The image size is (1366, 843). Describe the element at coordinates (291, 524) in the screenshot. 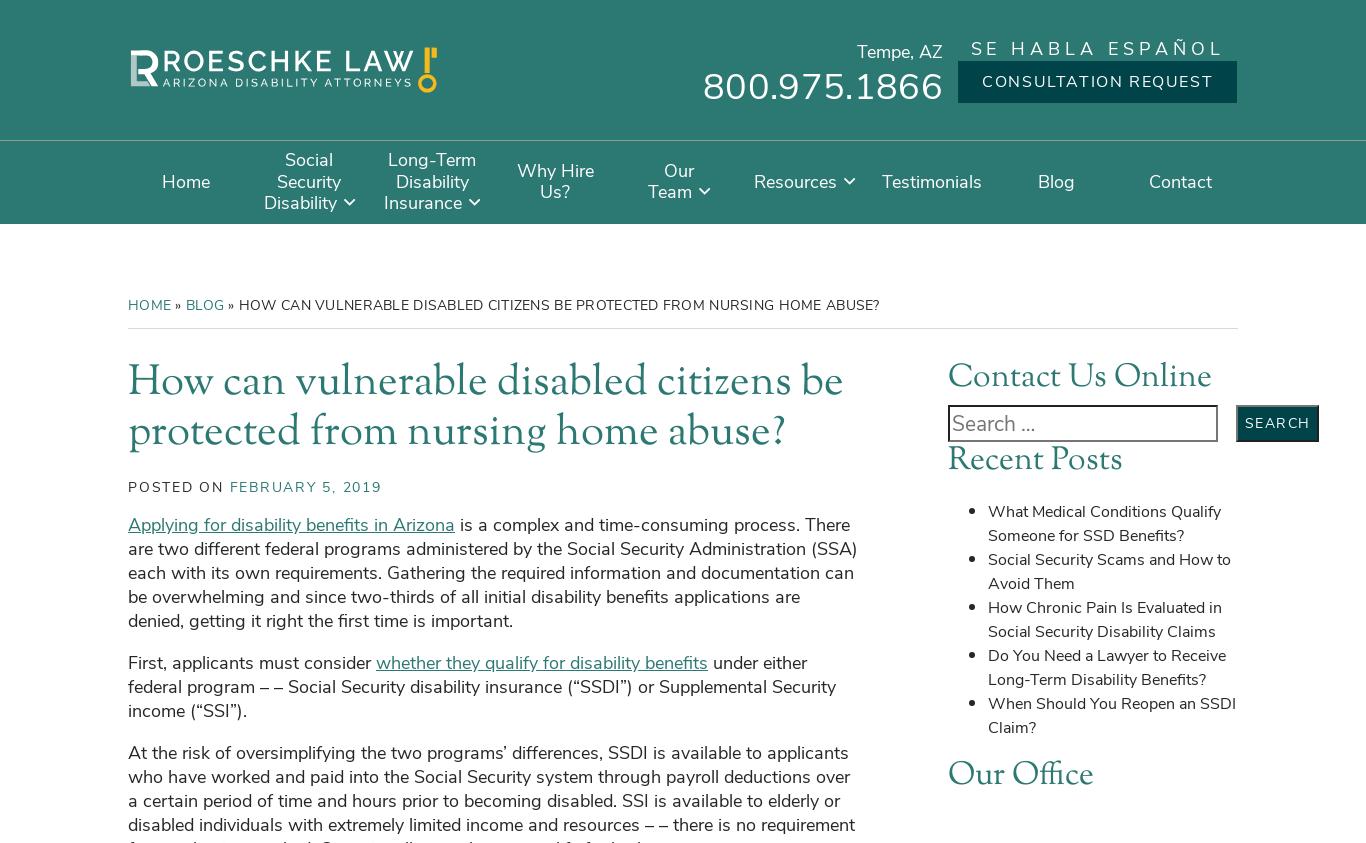

I see `'Applying for disability benefits in Arizona'` at that location.